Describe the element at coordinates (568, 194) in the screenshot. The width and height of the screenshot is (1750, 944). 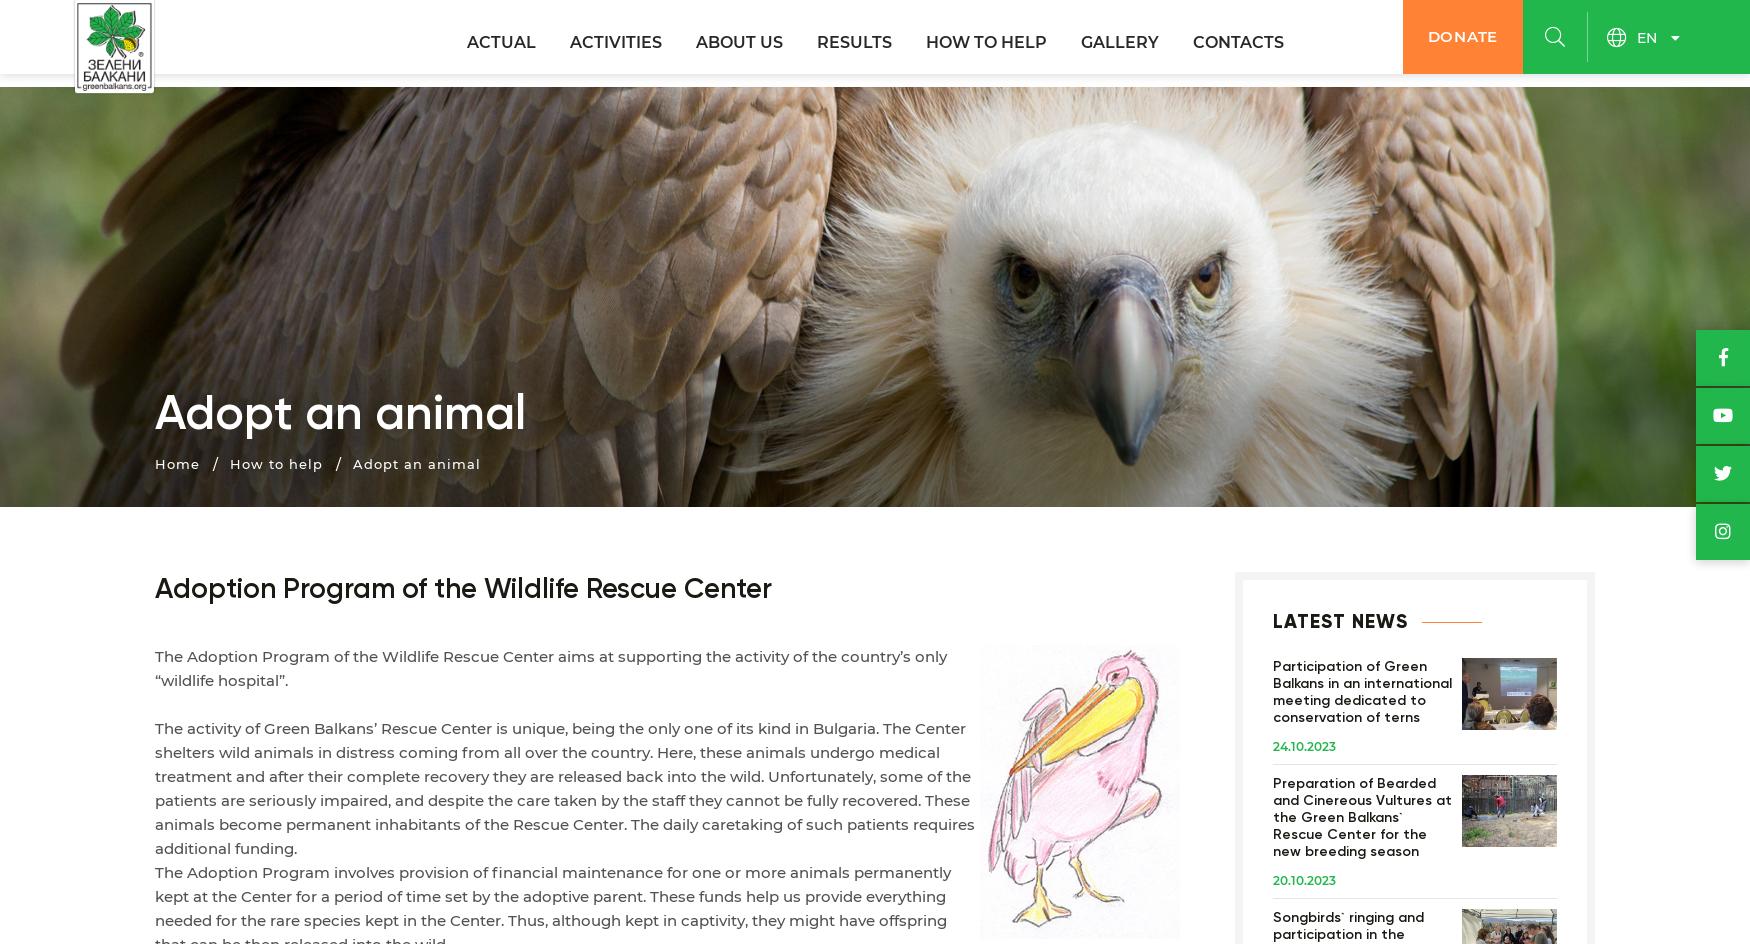
I see `'Managing board'` at that location.